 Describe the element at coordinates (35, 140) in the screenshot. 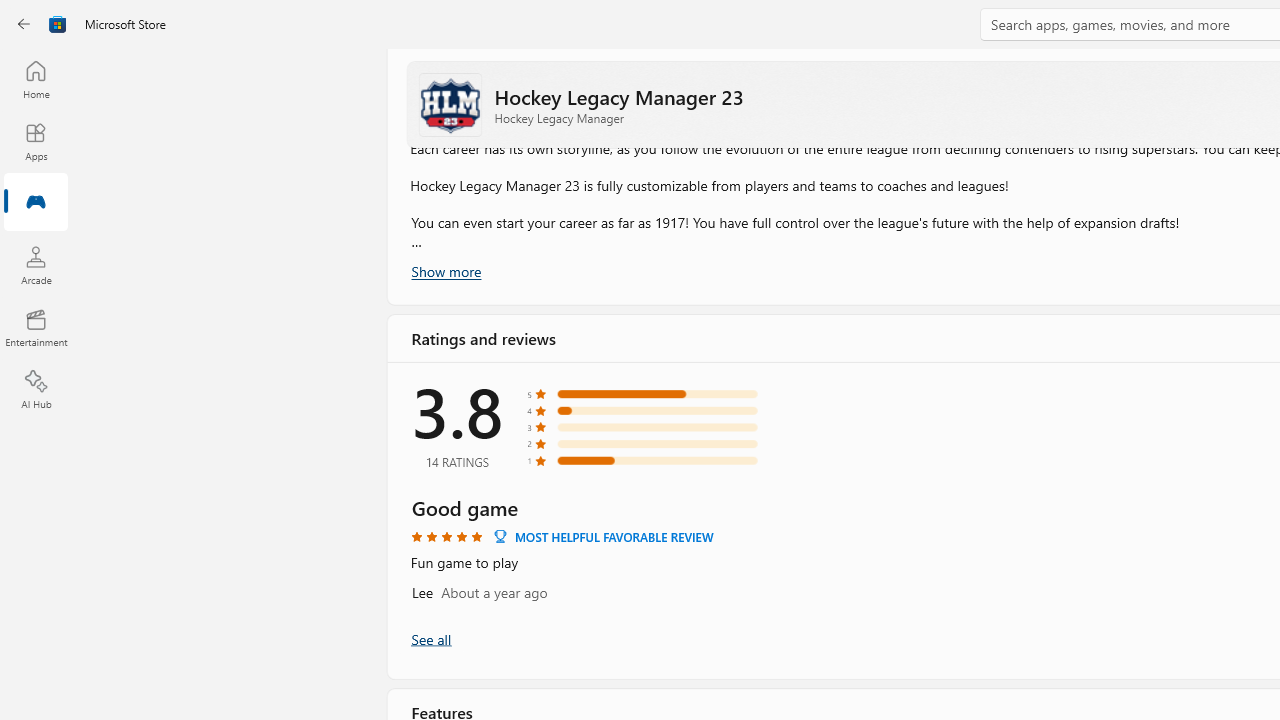

I see `'Apps'` at that location.